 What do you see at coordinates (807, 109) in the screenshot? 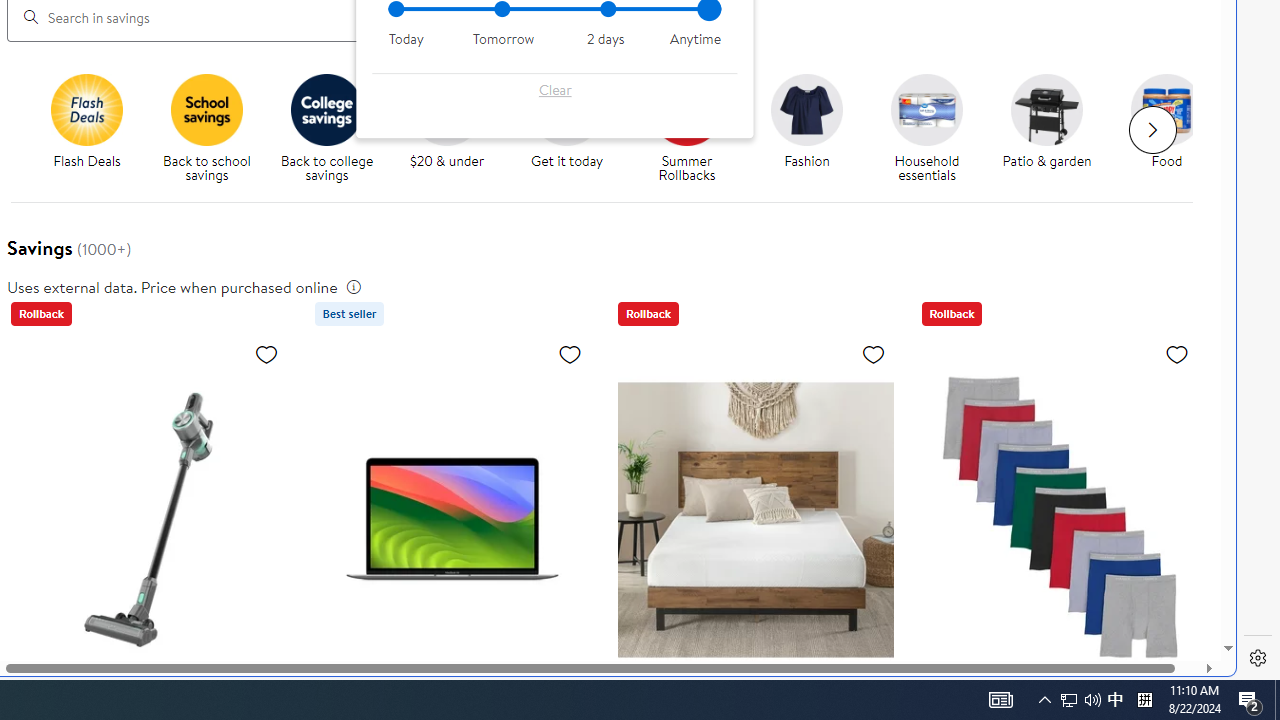
I see `'Fashion'` at bounding box center [807, 109].